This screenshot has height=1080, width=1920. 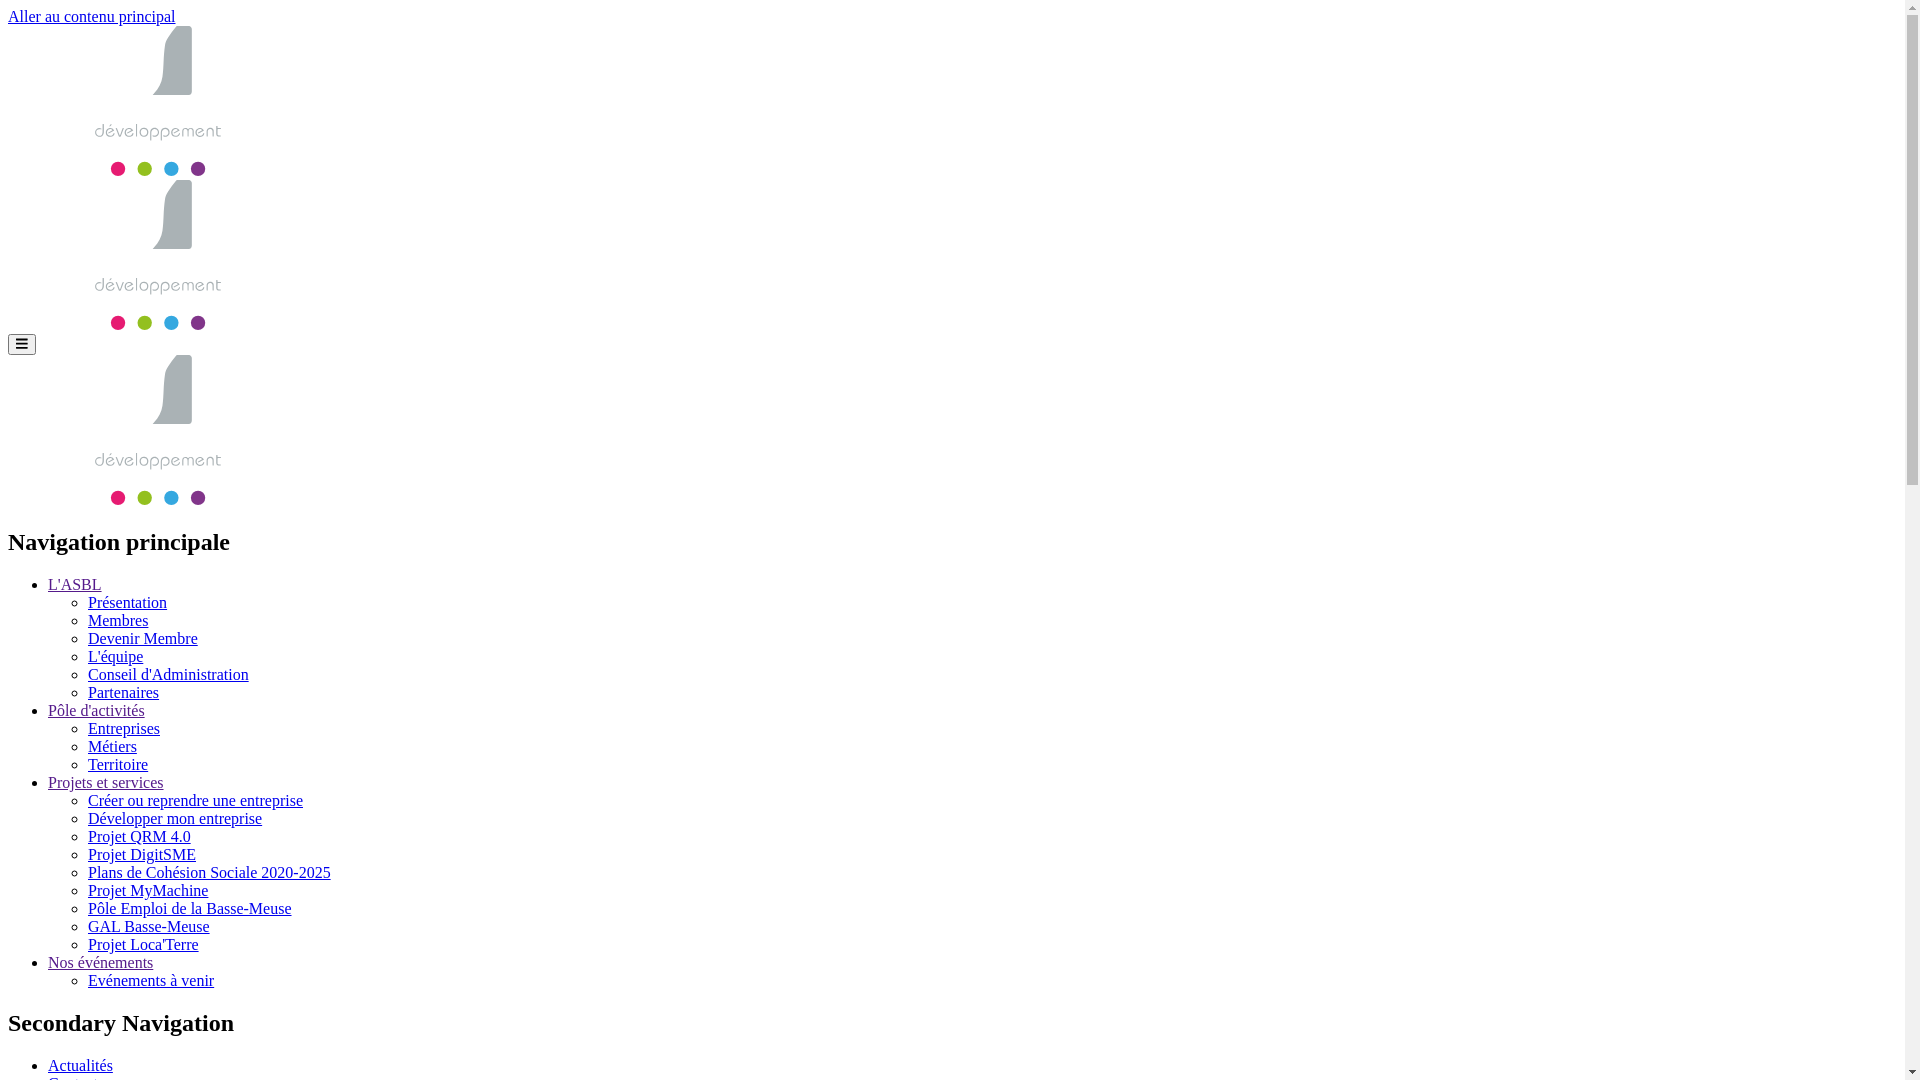 I want to click on 'Projet DigitSME', so click(x=141, y=854).